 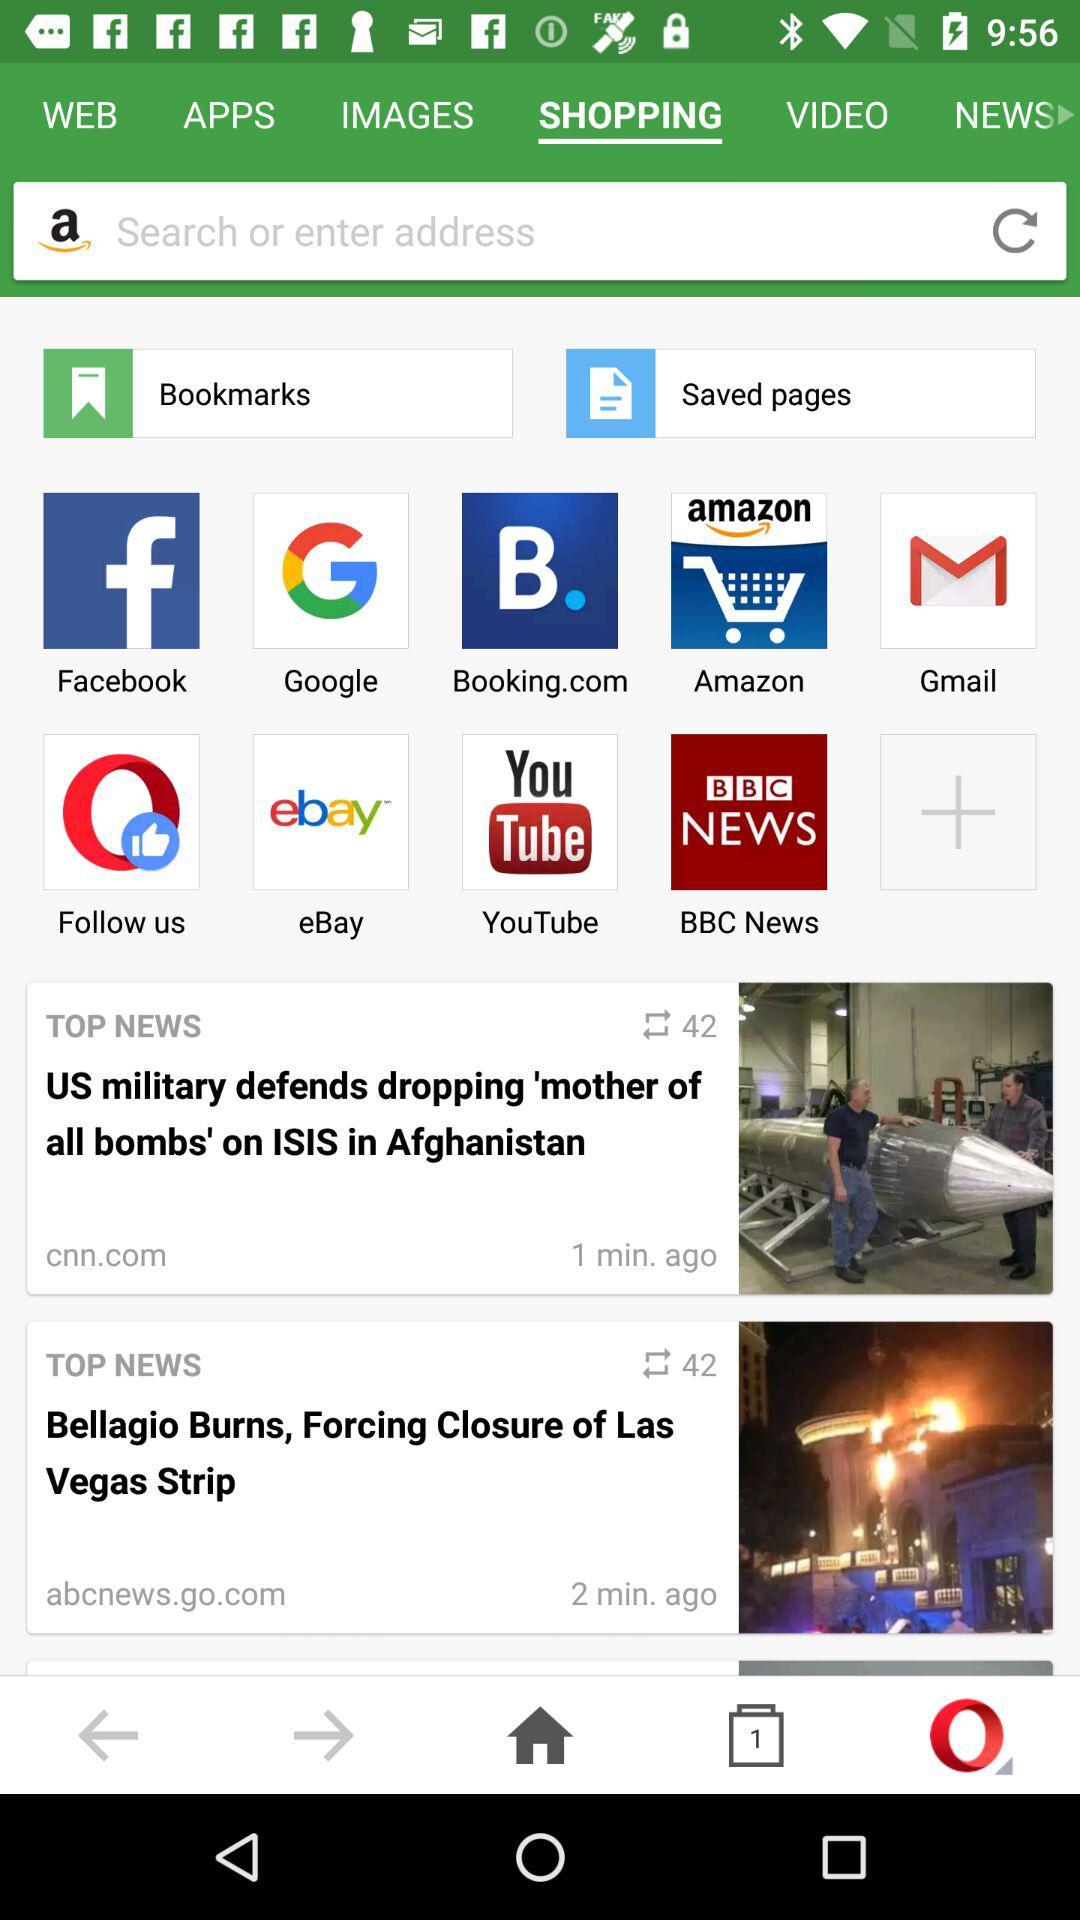 I want to click on icon to the right of the facebook item, so click(x=329, y=586).